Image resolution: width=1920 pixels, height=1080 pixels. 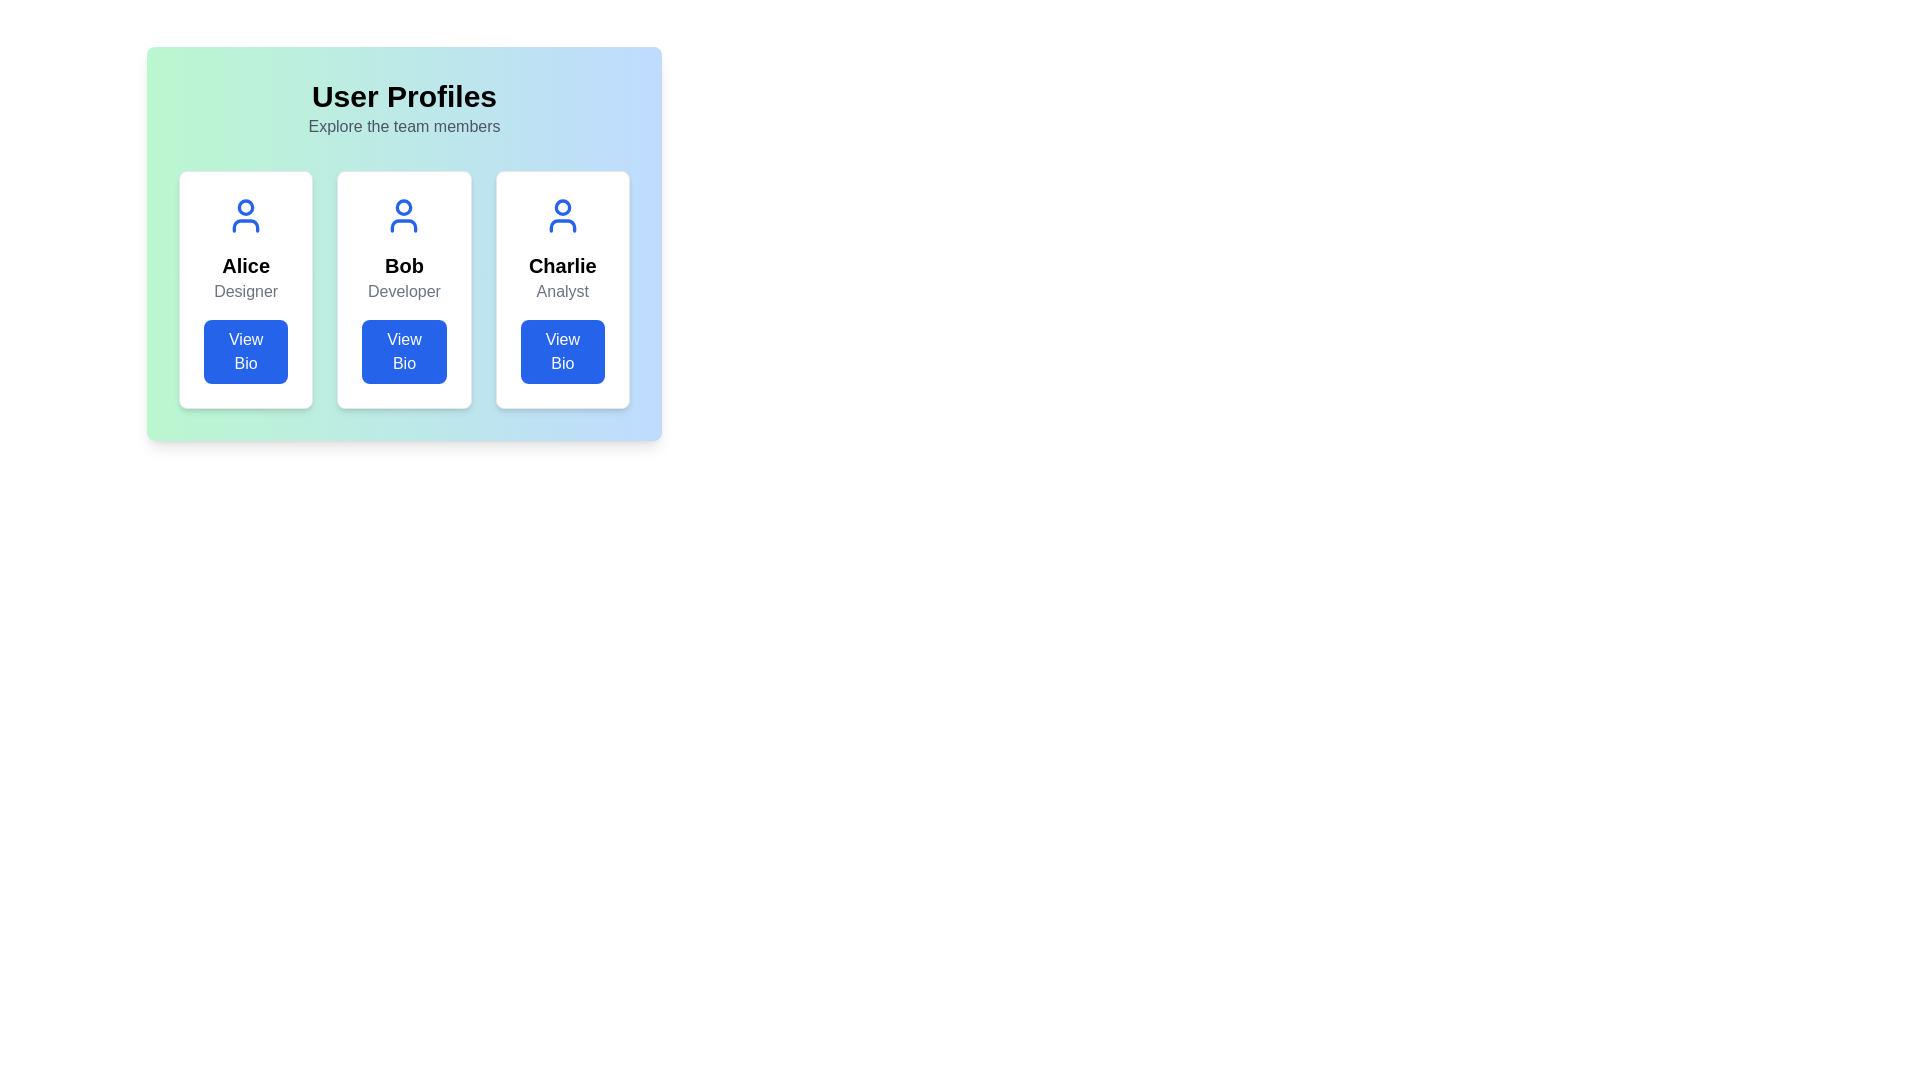 I want to click on text label indicating the role or position of 'Charlie' in the third profile card from the left, located below the 'Charlie' text and above the 'View Bio' button, so click(x=561, y=292).